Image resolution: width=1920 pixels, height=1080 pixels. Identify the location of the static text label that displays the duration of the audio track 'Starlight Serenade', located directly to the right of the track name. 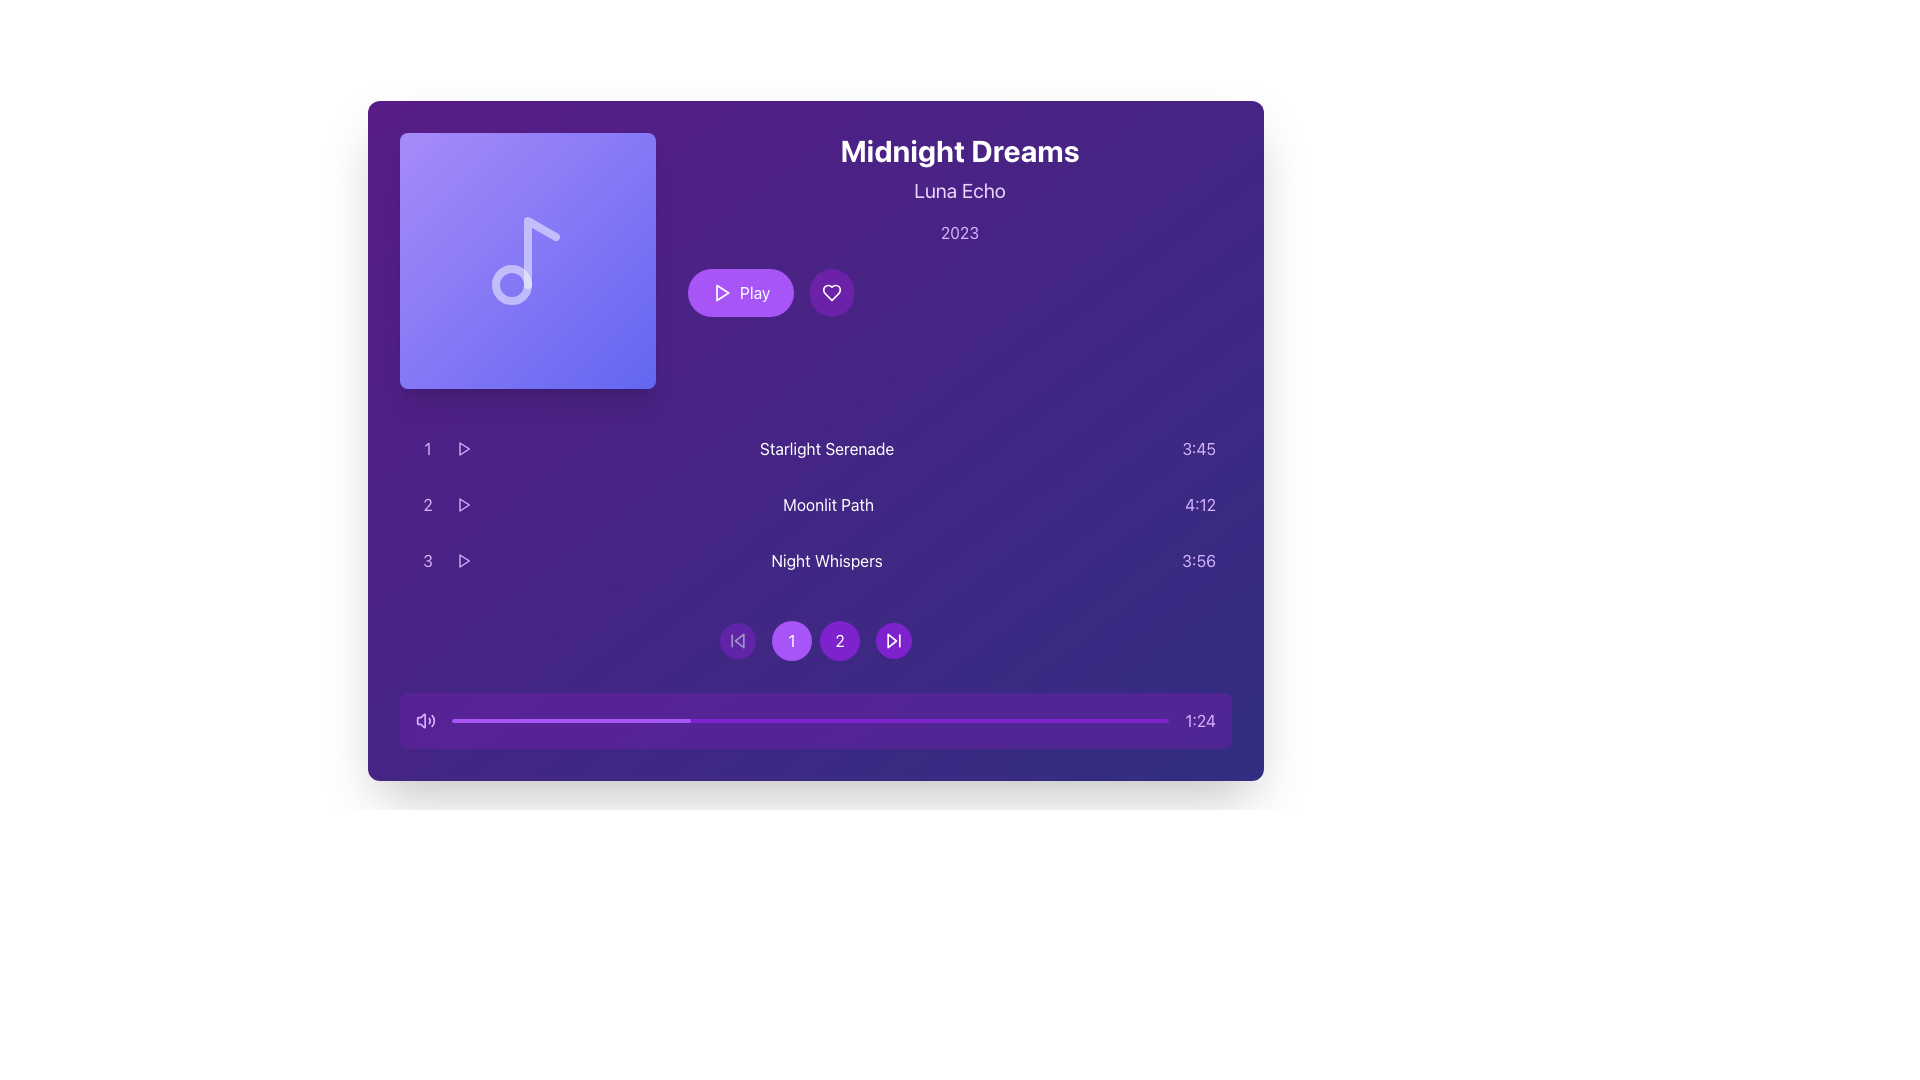
(1199, 447).